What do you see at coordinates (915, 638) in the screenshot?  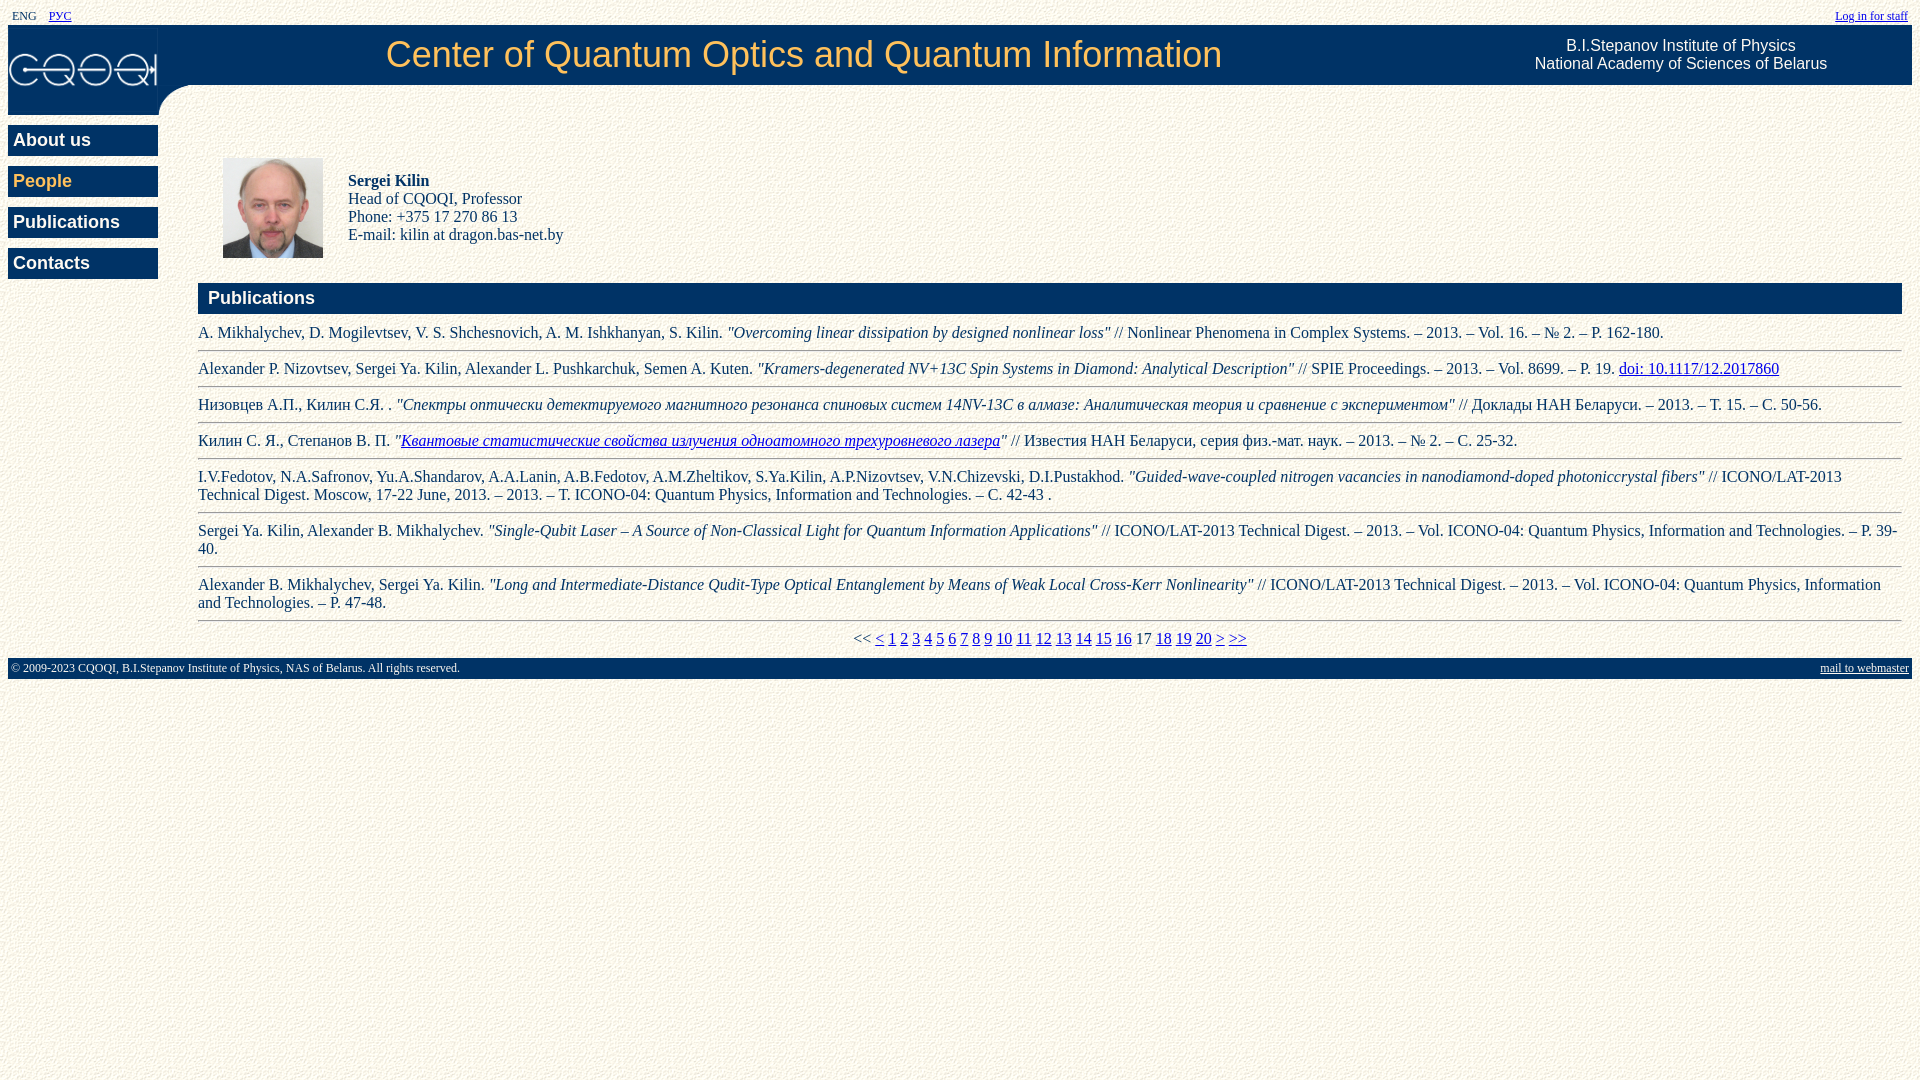 I see `'3'` at bounding box center [915, 638].